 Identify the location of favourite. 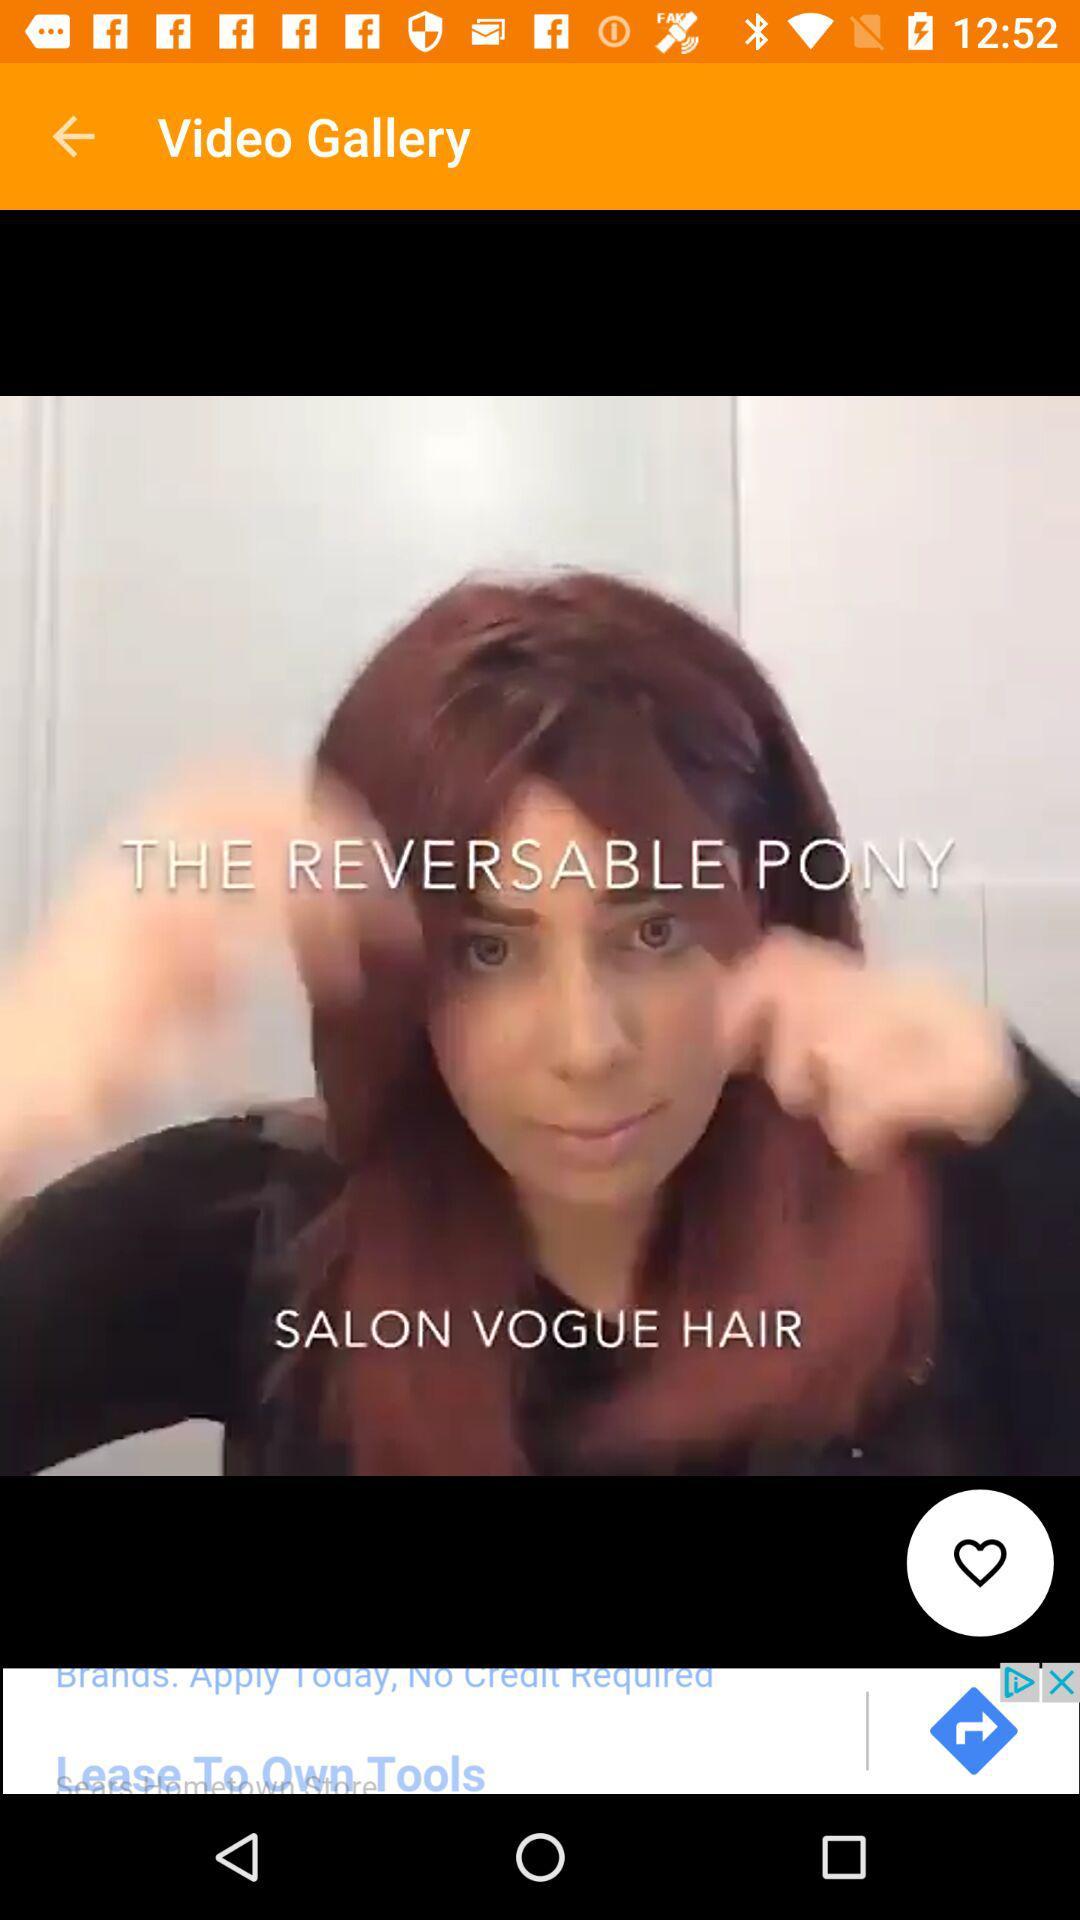
(979, 1562).